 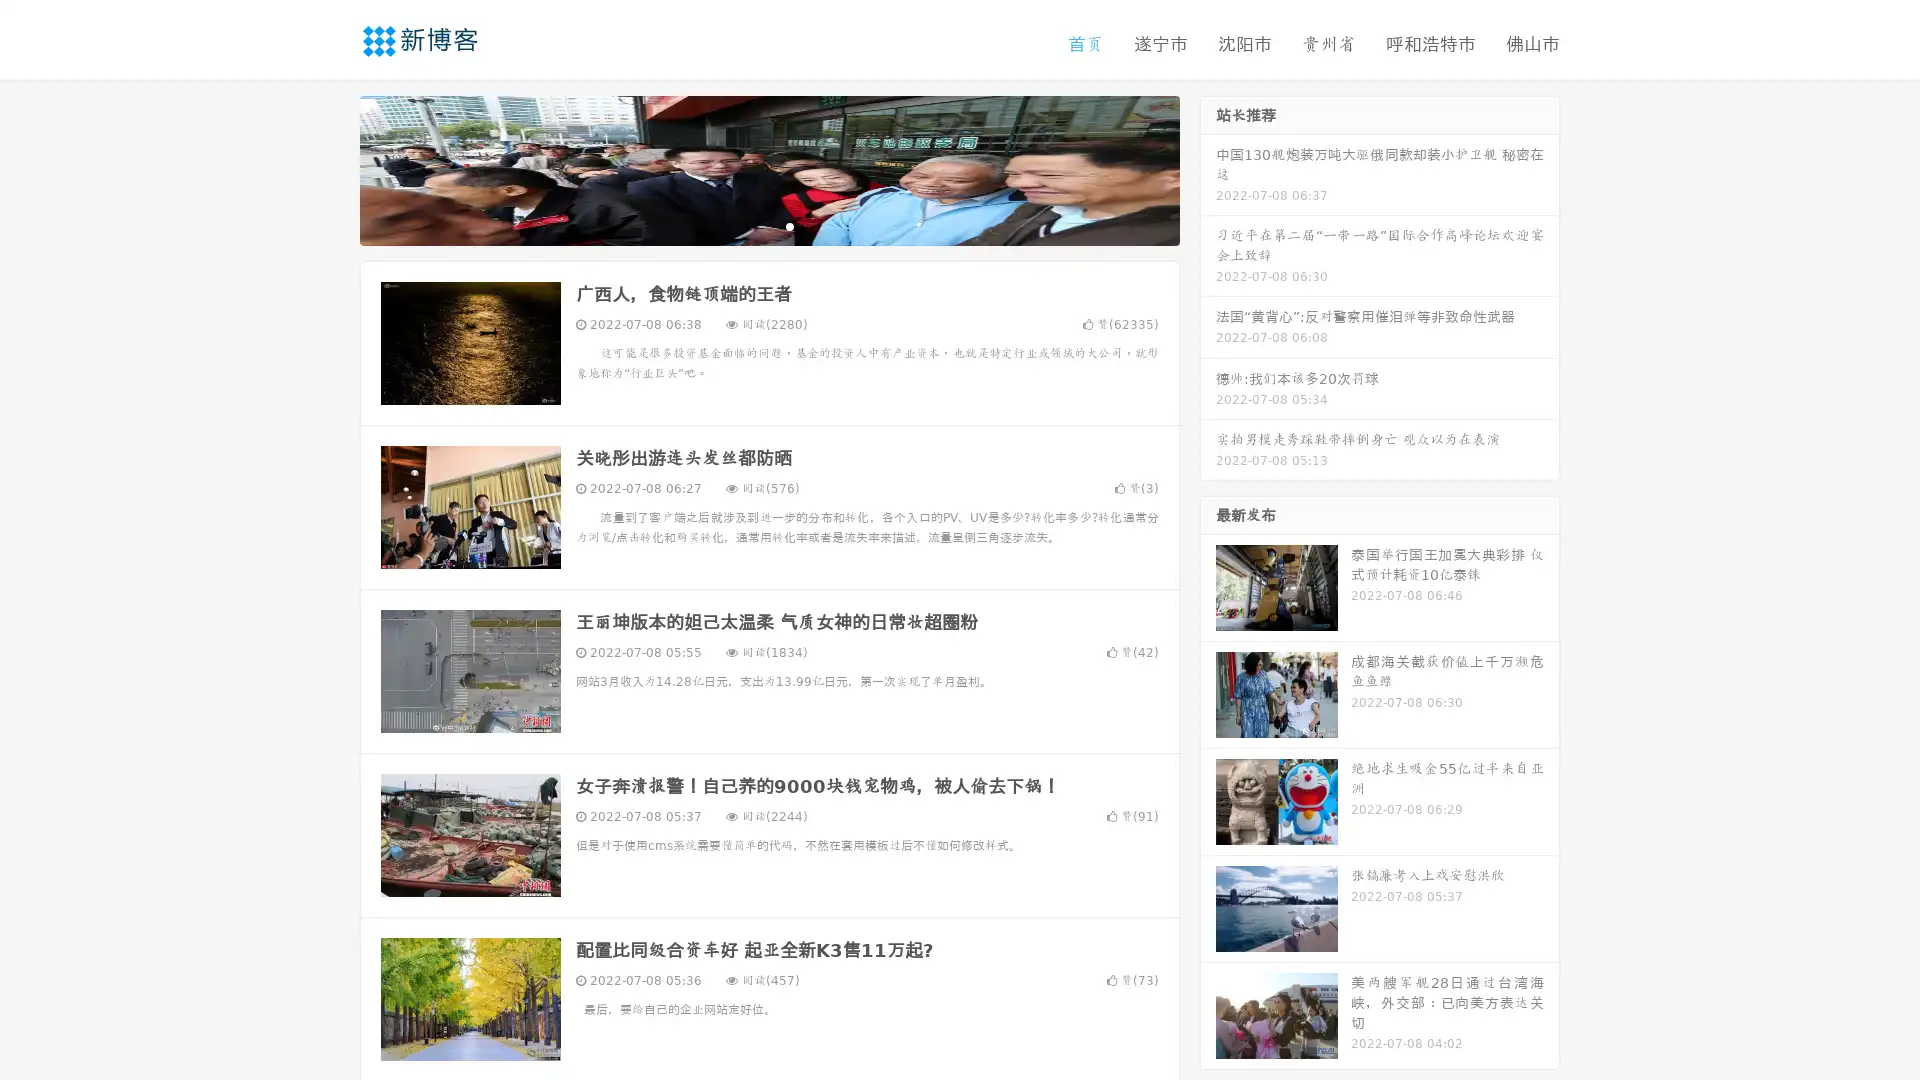 What do you see at coordinates (748, 225) in the screenshot?
I see `Go to slide 1` at bounding box center [748, 225].